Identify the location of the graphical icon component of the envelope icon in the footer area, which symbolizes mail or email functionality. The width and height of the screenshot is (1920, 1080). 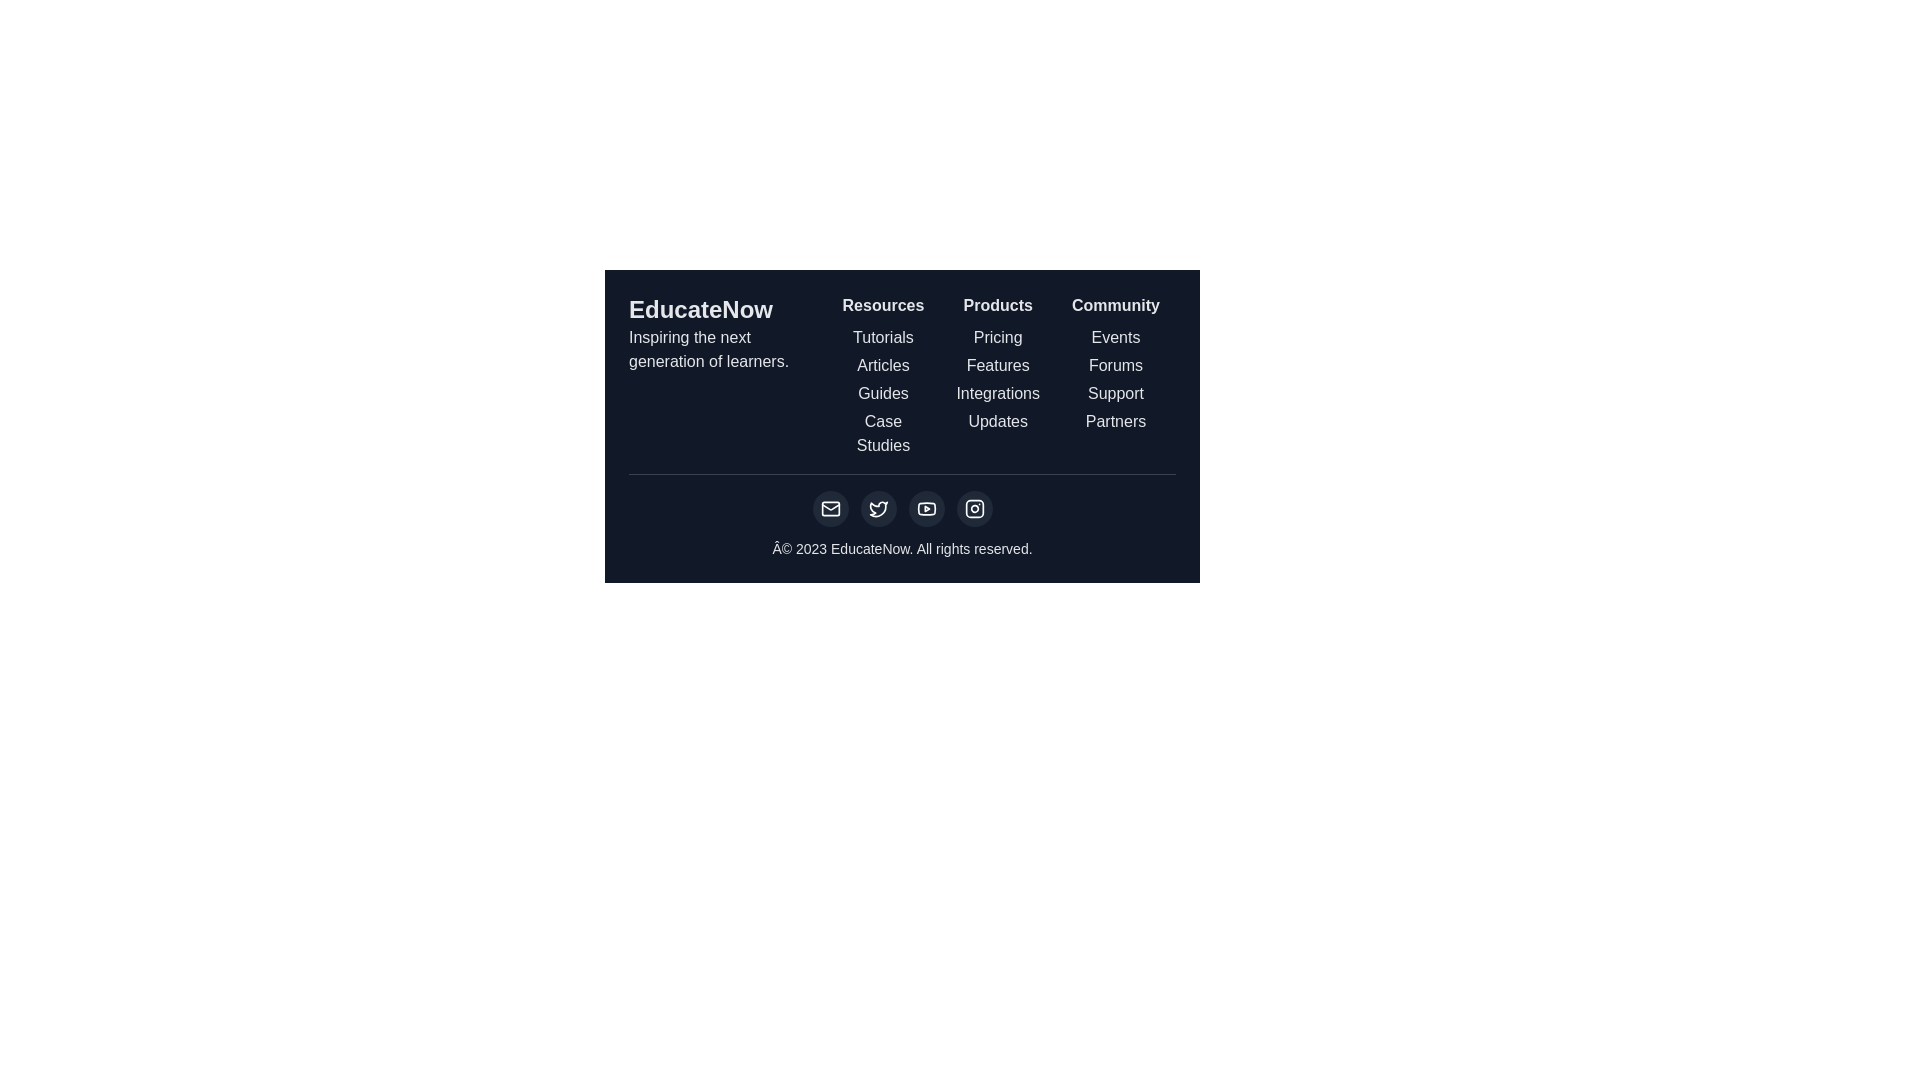
(830, 508).